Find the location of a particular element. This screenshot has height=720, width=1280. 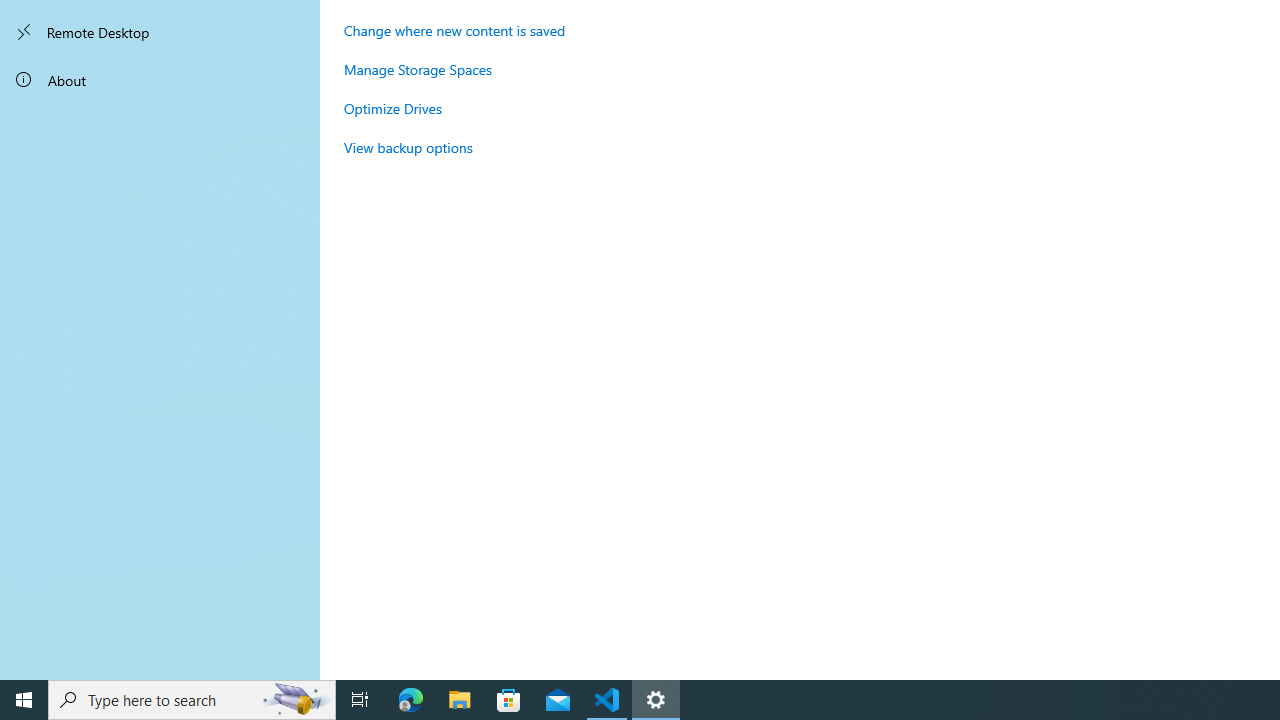

'Visual Studio Code - 1 running window' is located at coordinates (606, 698).